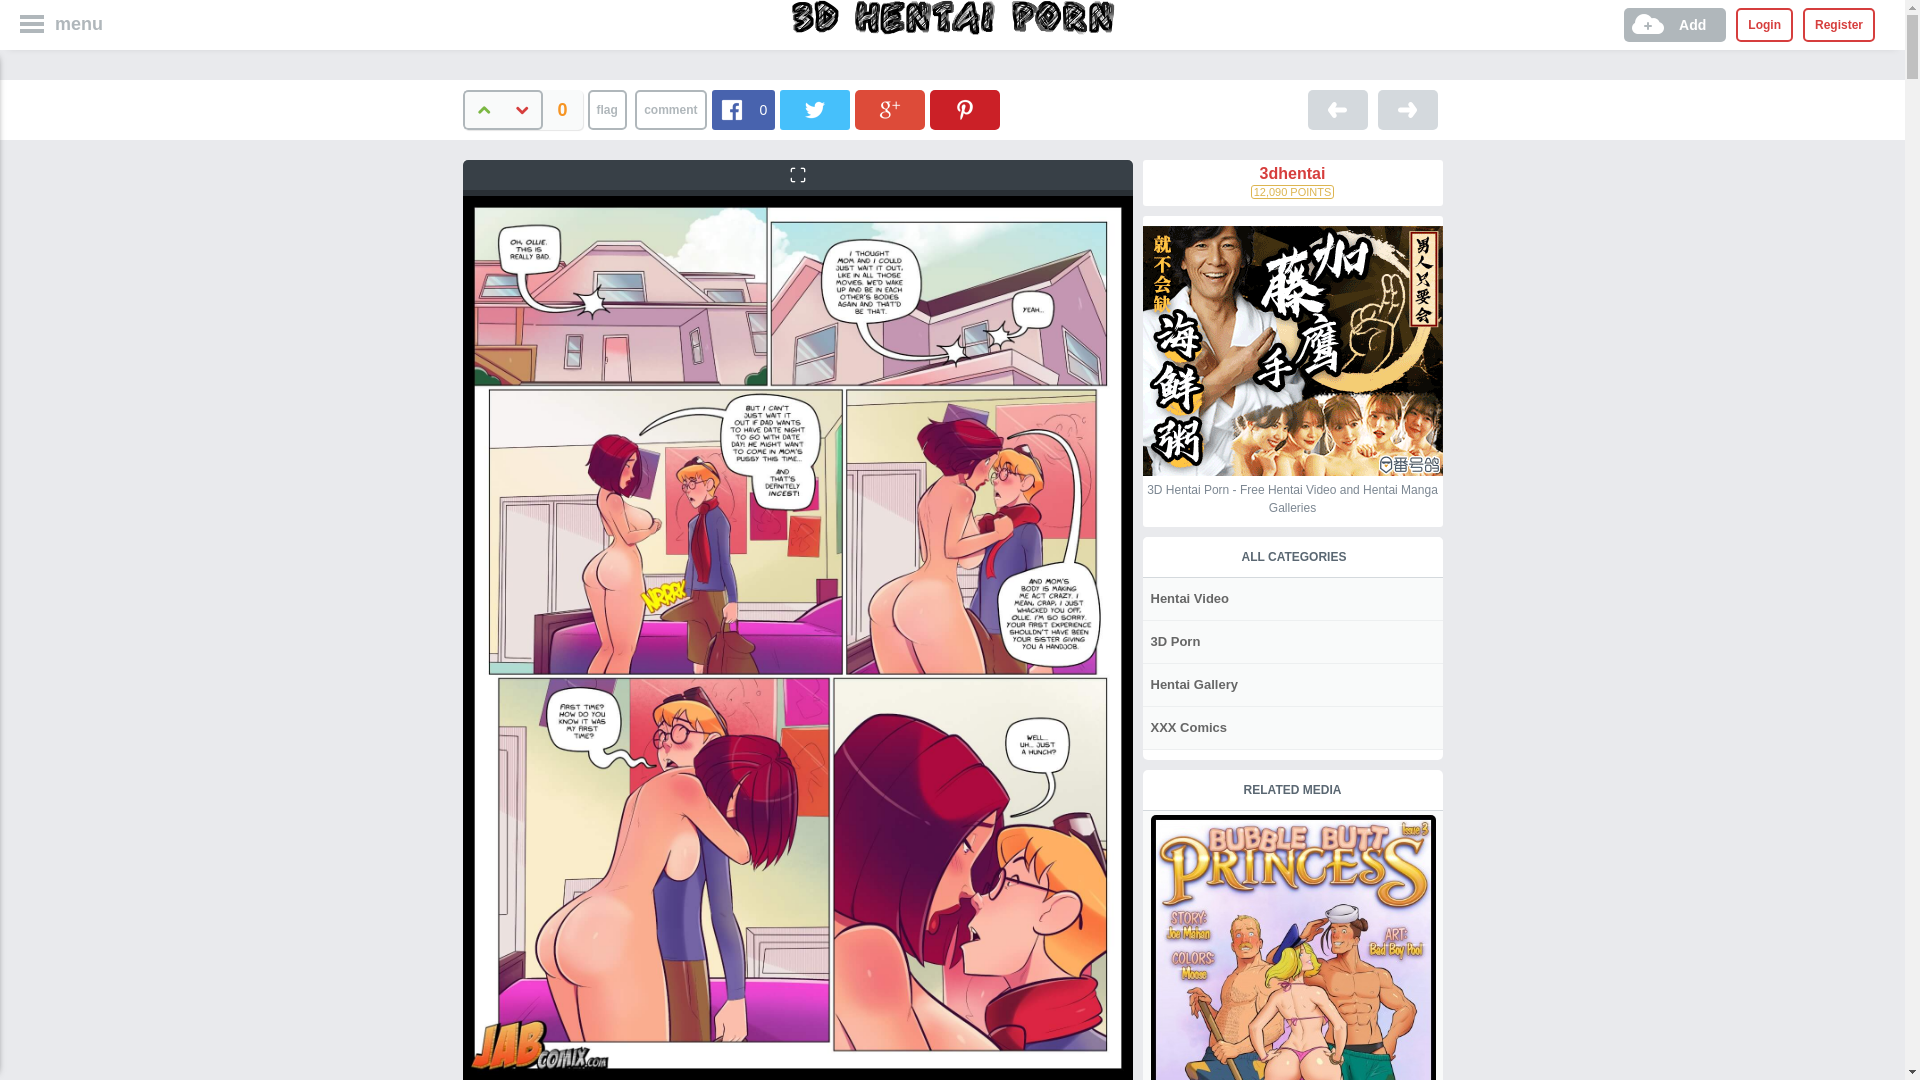  Describe the element at coordinates (670, 110) in the screenshot. I see `'Answer this Media'` at that location.